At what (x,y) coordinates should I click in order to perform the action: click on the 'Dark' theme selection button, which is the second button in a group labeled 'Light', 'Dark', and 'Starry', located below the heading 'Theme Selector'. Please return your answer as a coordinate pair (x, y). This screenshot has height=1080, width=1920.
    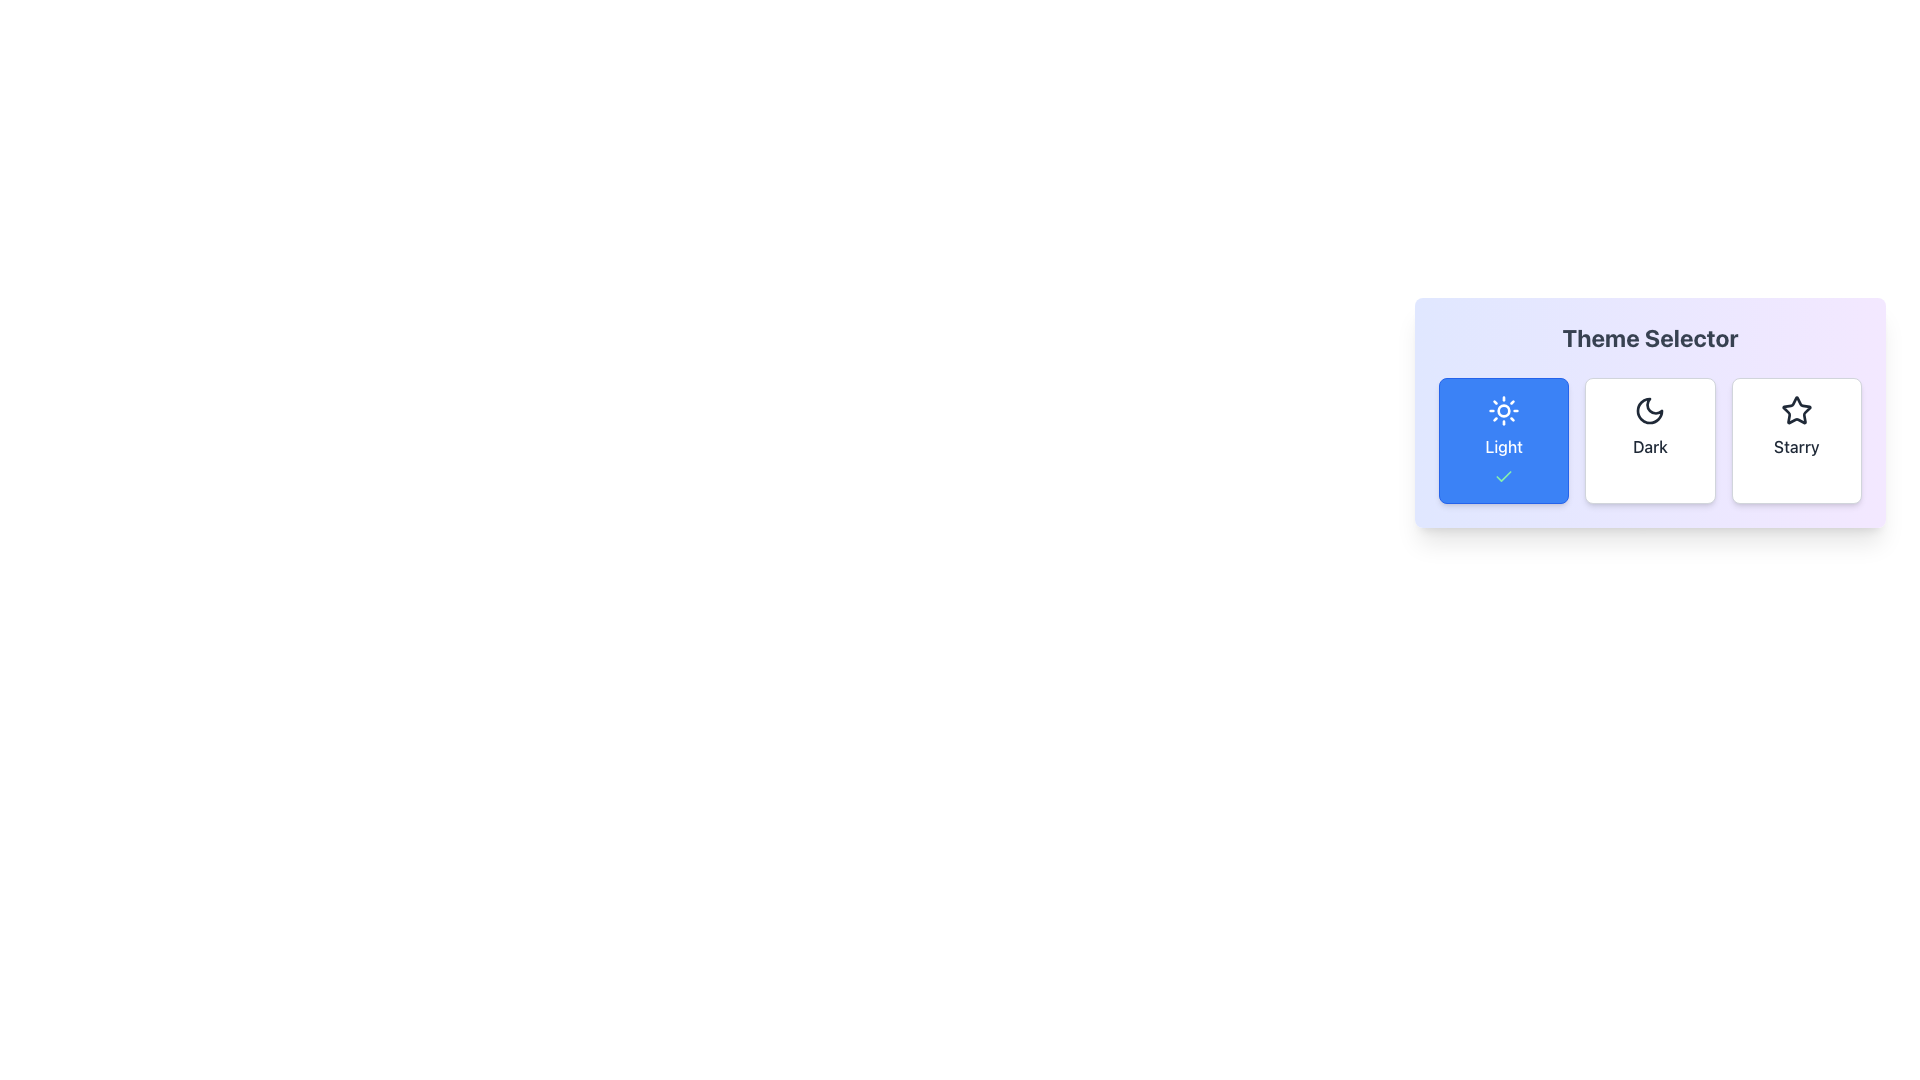
    Looking at the image, I should click on (1650, 439).